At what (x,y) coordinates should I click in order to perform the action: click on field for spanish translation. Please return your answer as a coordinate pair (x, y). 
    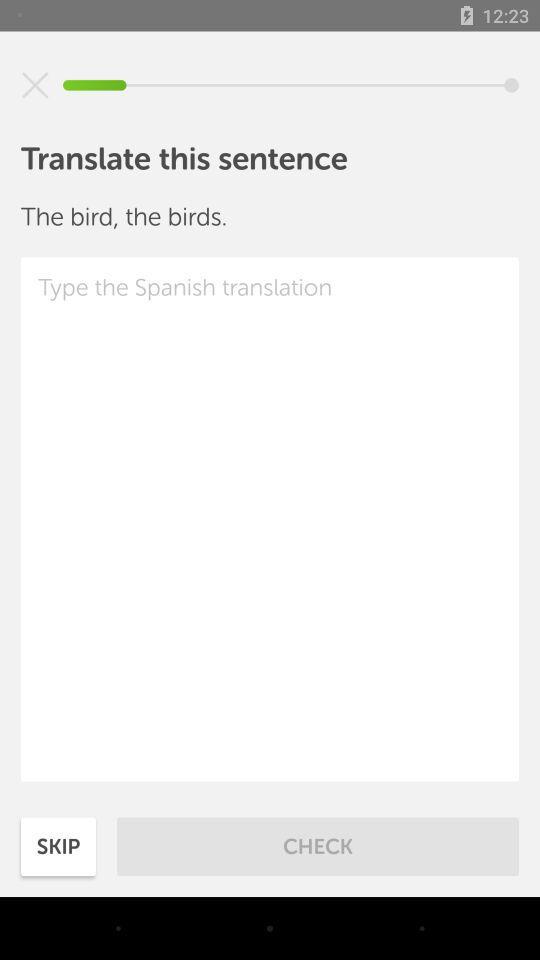
    Looking at the image, I should click on (270, 518).